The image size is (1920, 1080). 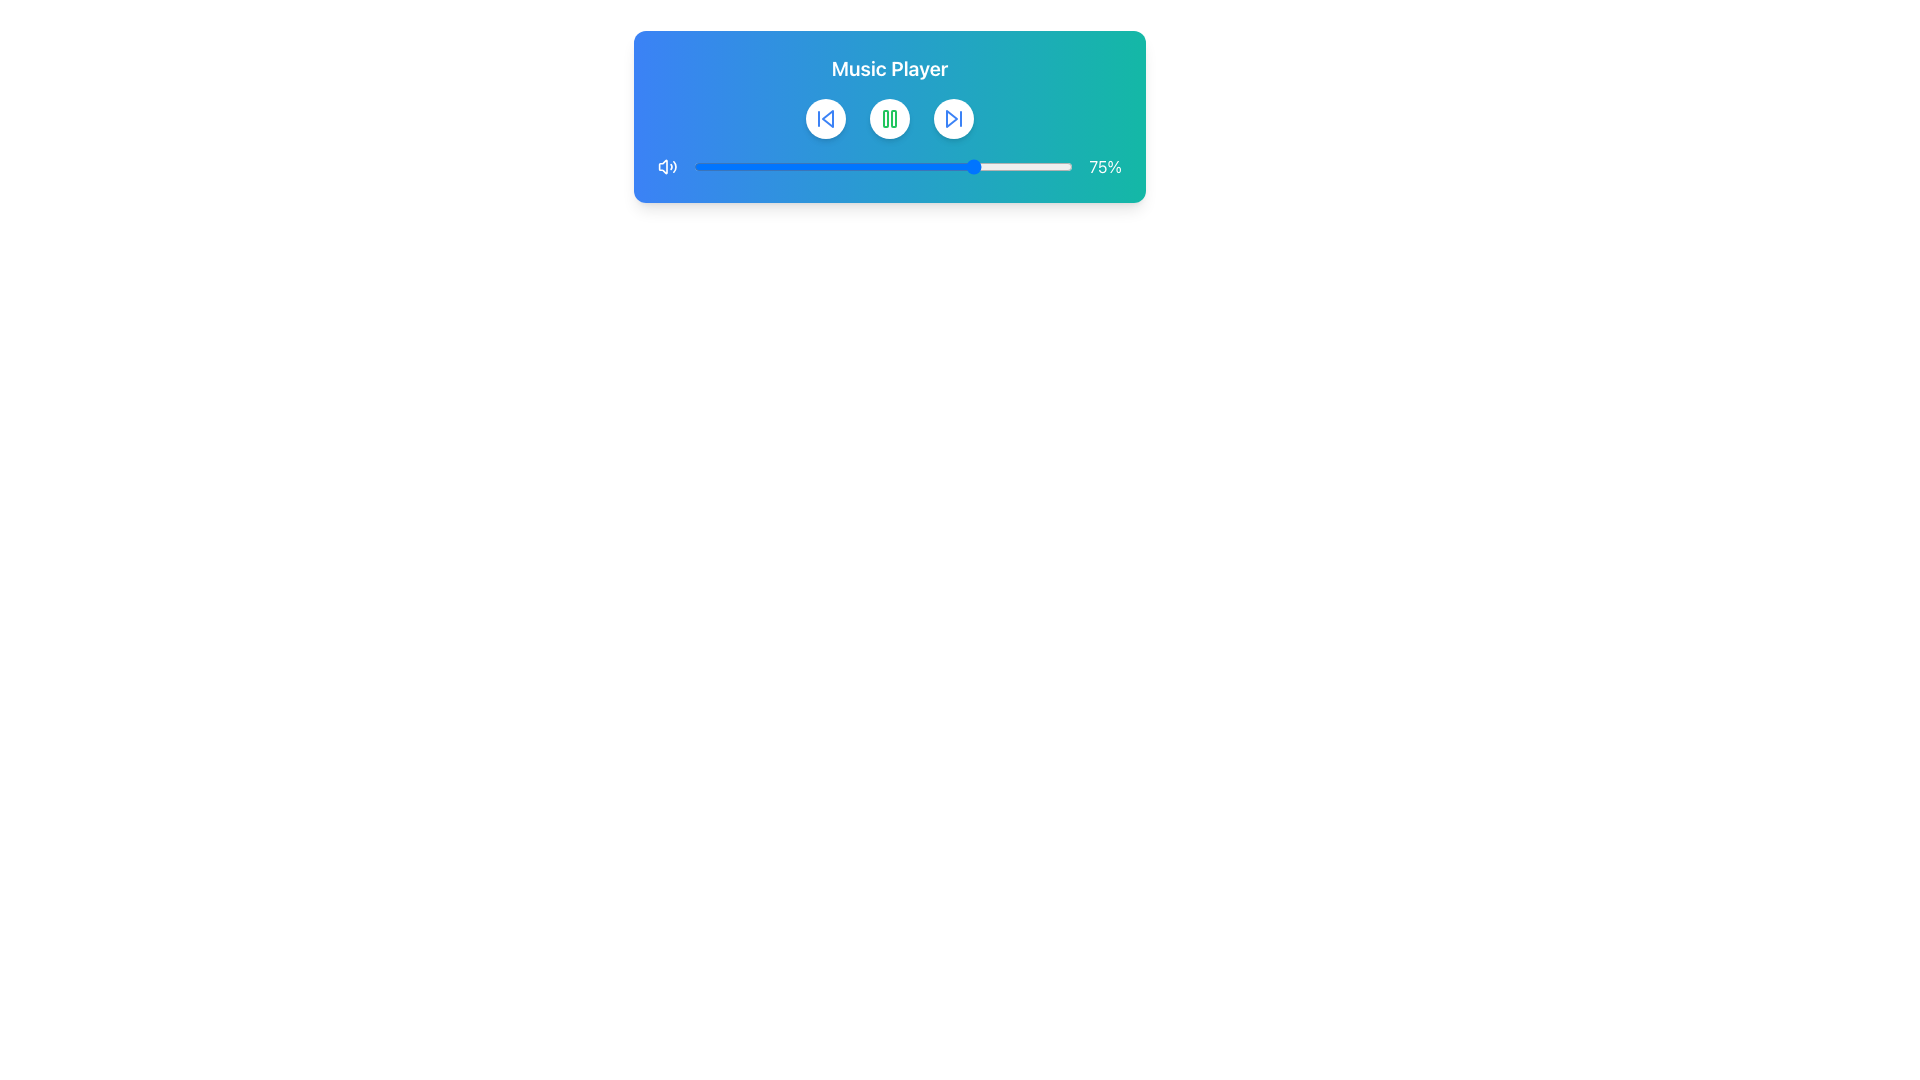 I want to click on the play/pause toggle button in the music player interface, so click(x=888, y=119).